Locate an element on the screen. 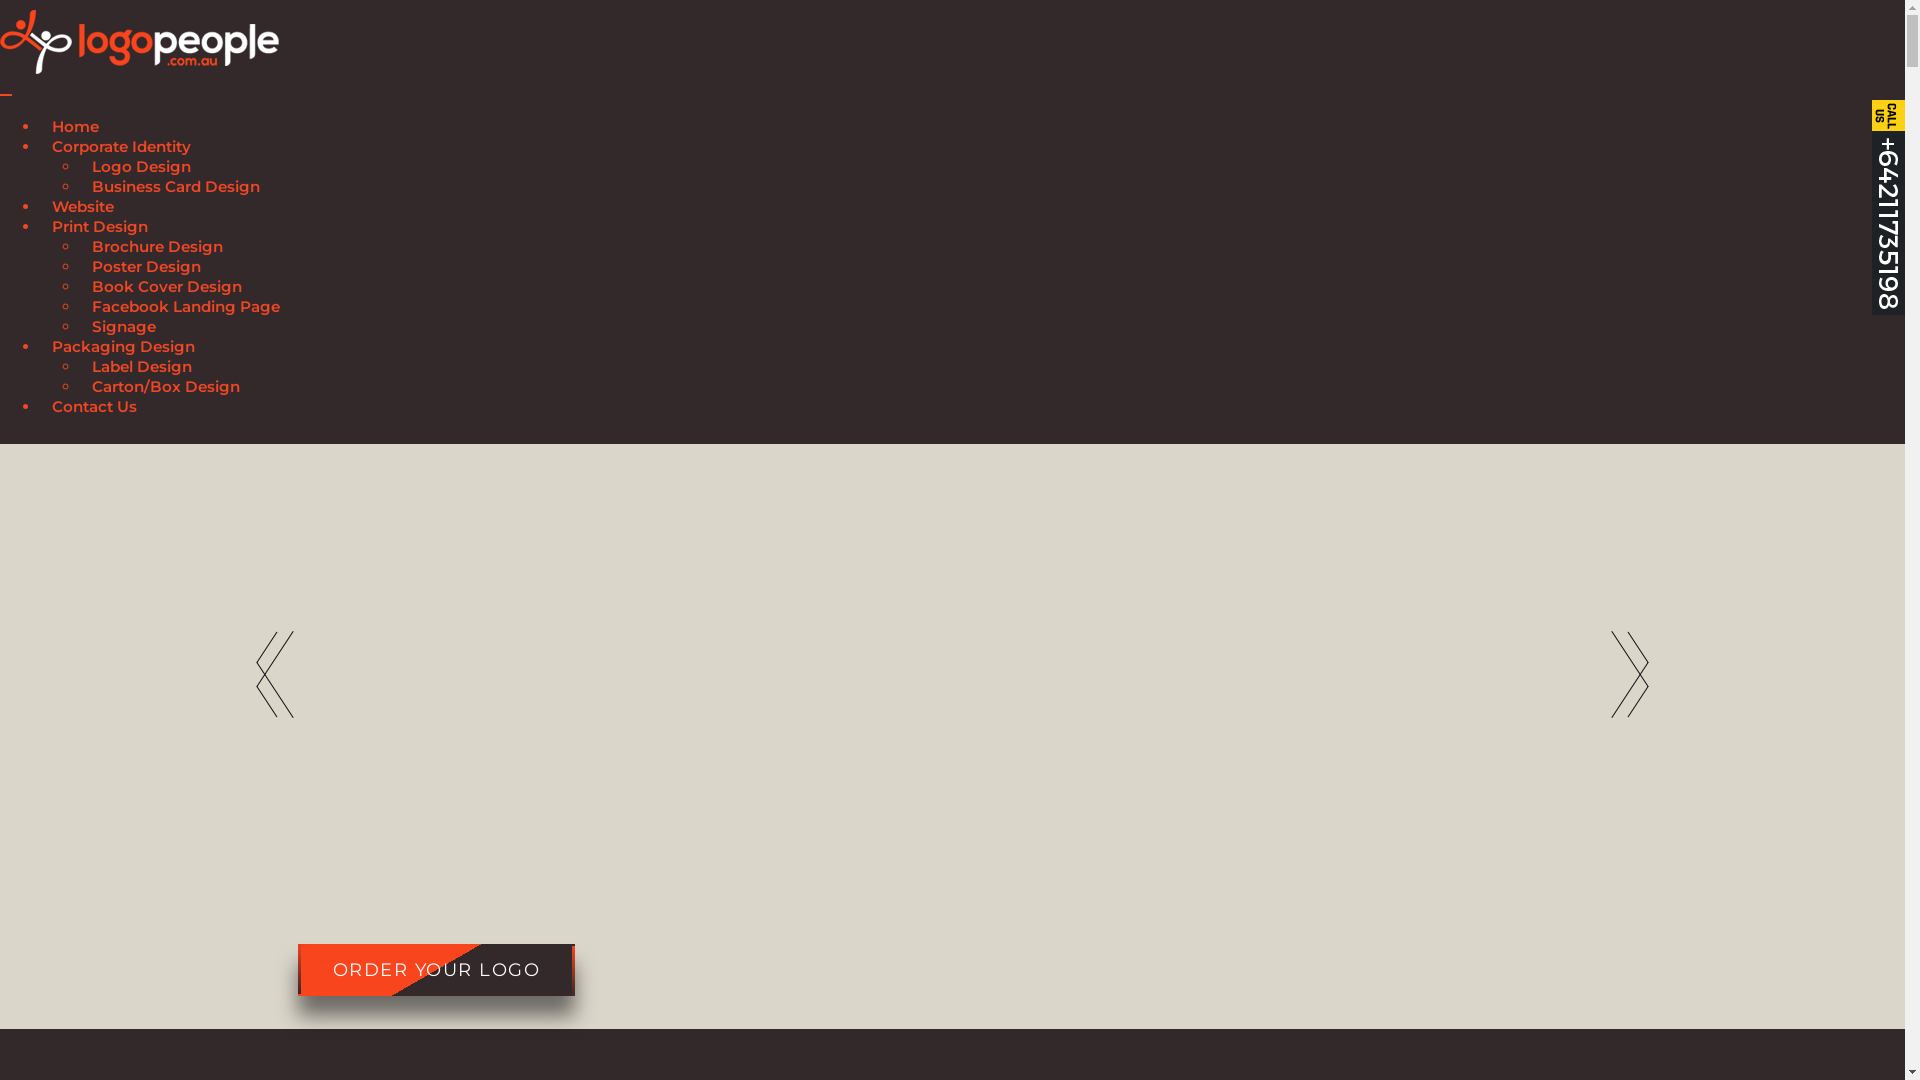  'Print Design' is located at coordinates (99, 228).